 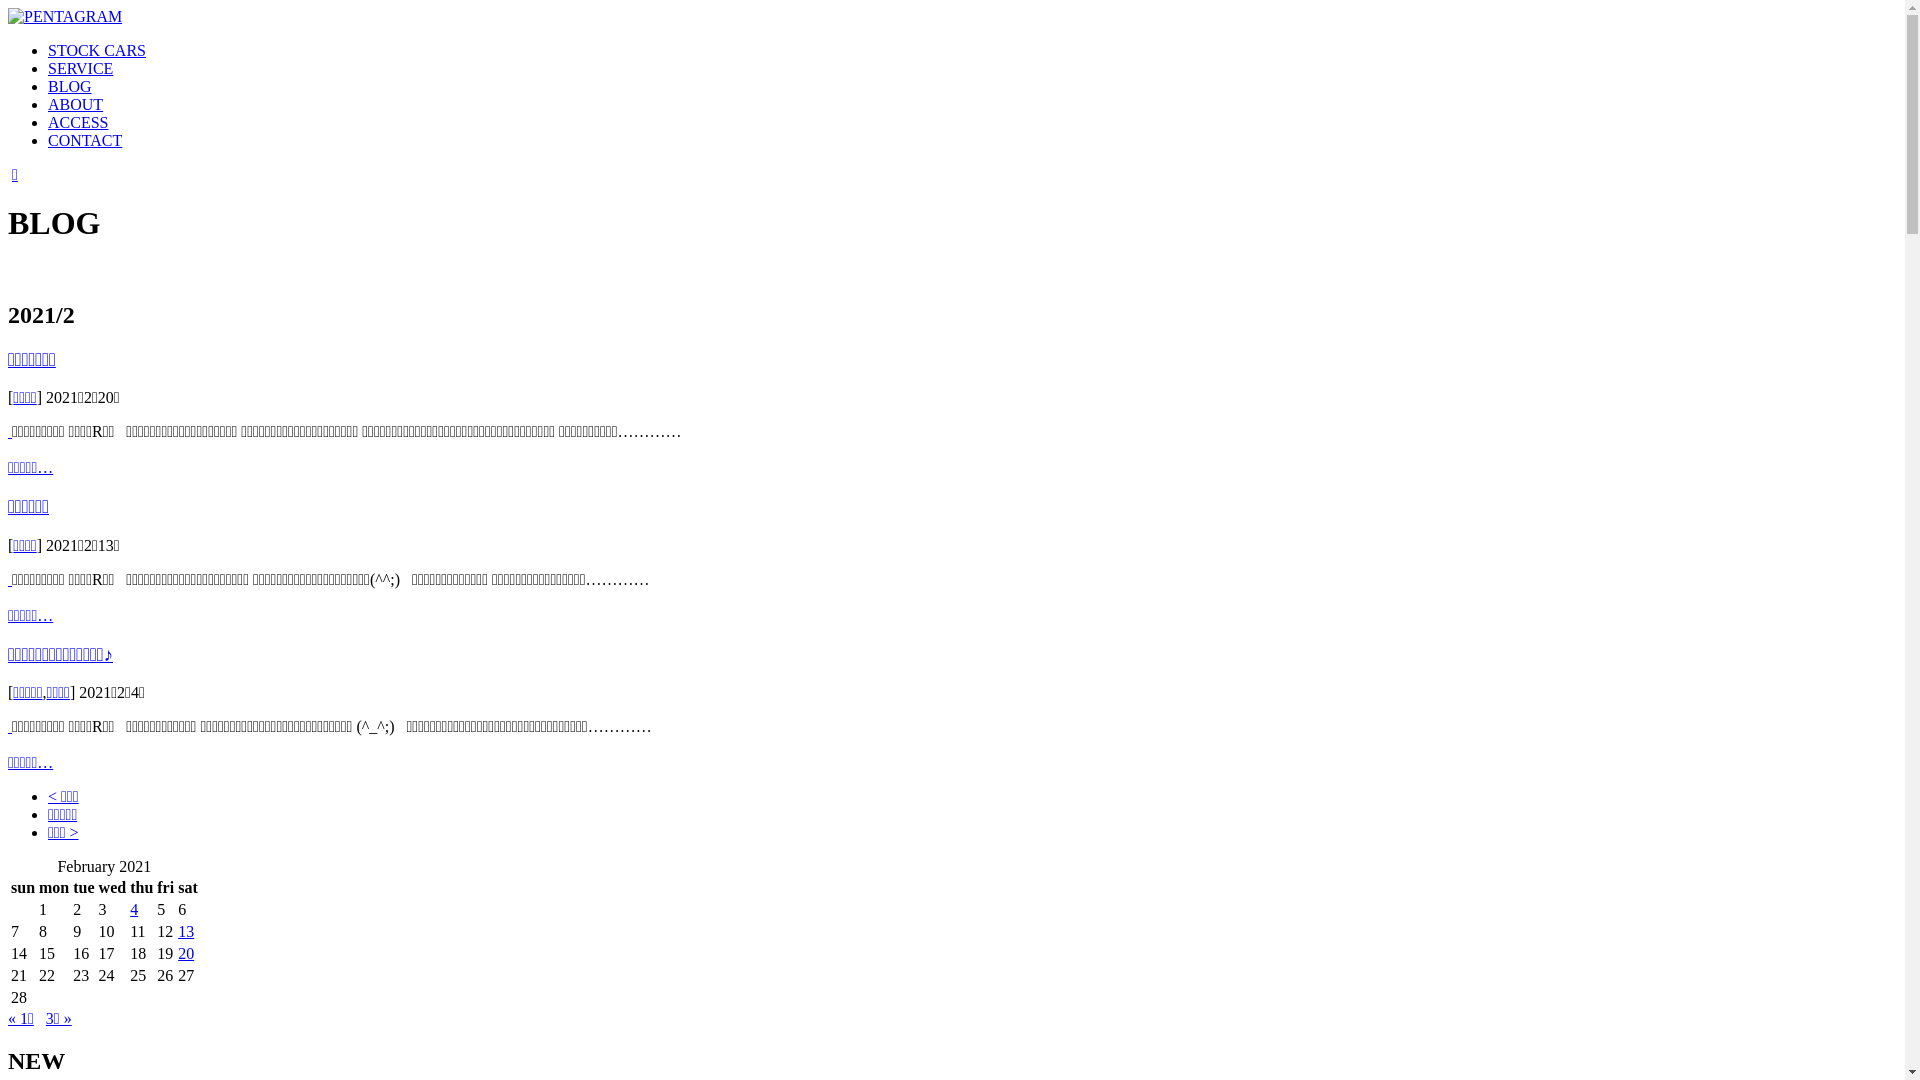 I want to click on '13', so click(x=186, y=931).